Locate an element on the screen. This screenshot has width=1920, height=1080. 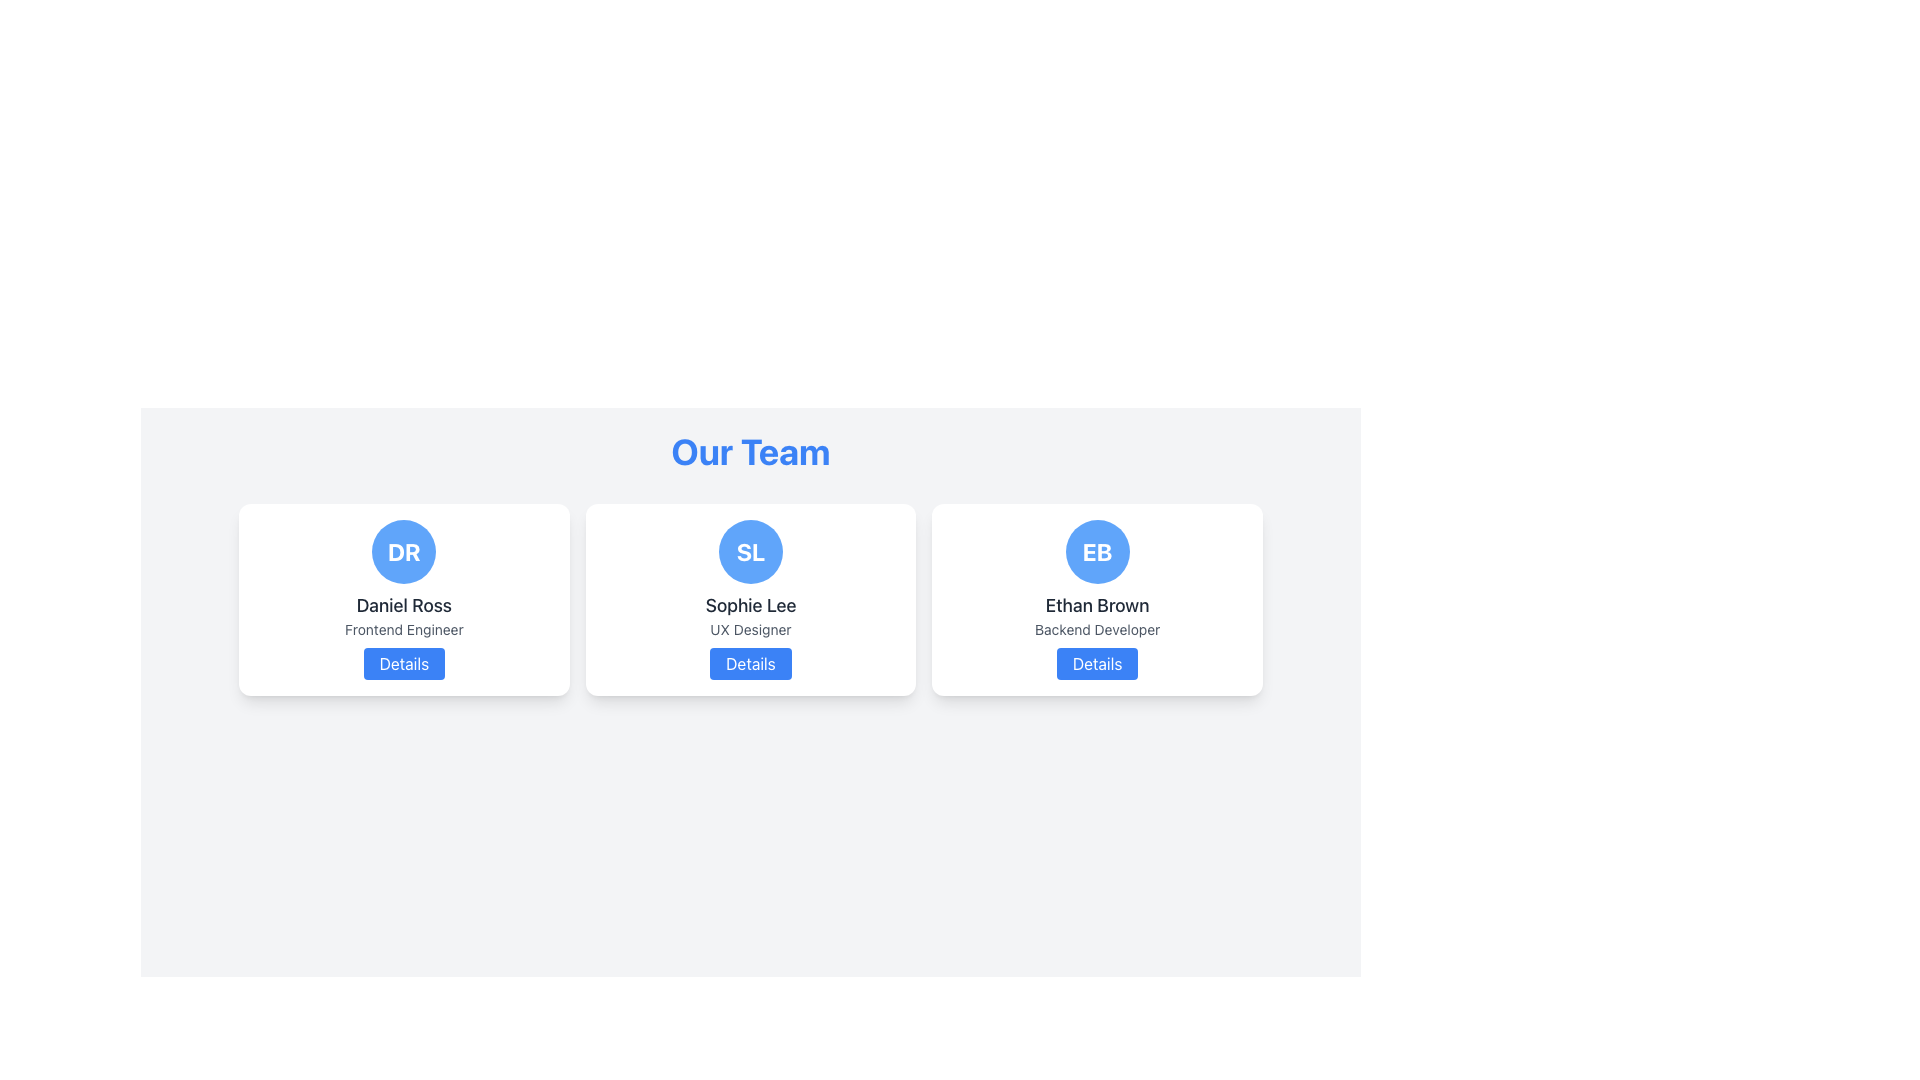
the text label displaying the name 'Sophie Lee' which is positioned below the avatar labeled 'SL' and above the 'Details' button in the 'Our Team' section is located at coordinates (749, 604).